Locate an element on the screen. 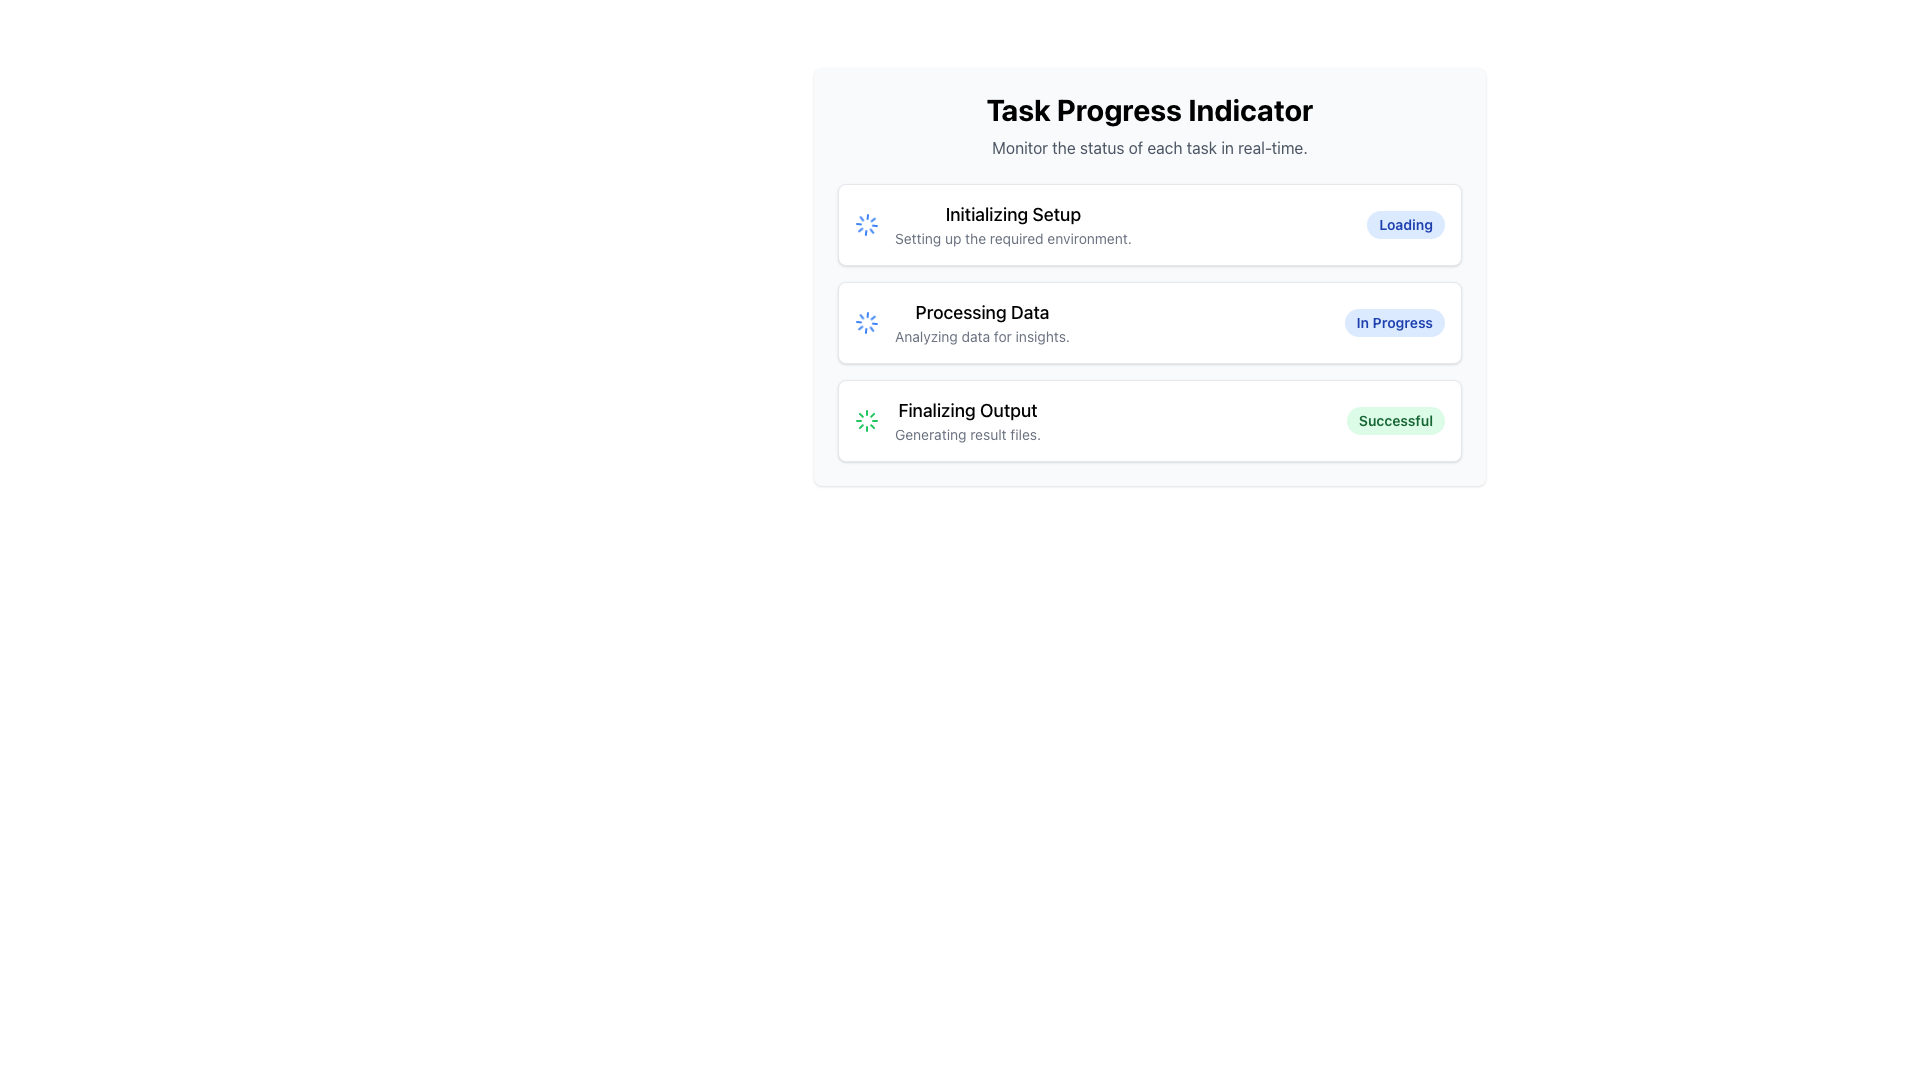 This screenshot has width=1920, height=1080. the 'Processing Data' text label to highlight the text, which serves as a title indicating the current status of the task within the Task Progress Indicator interface is located at coordinates (982, 312).